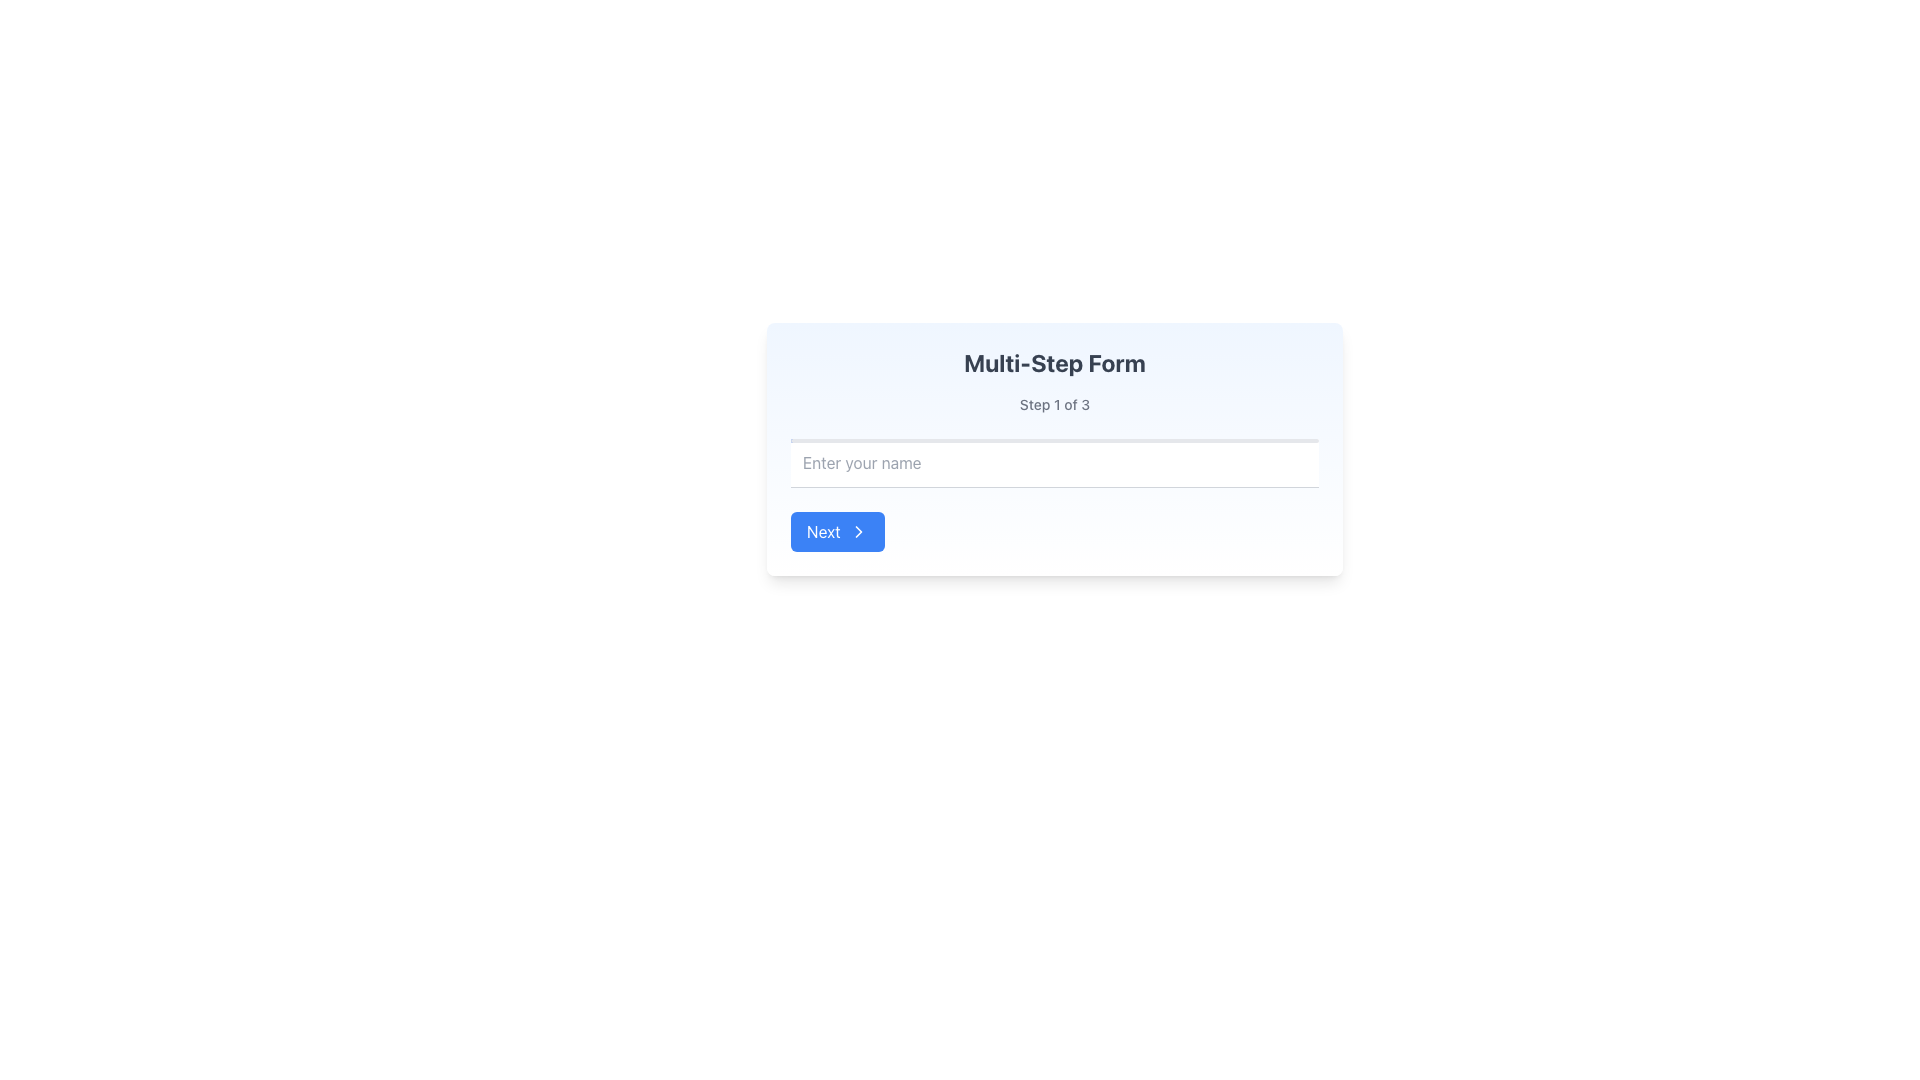 This screenshot has width=1920, height=1080. What do you see at coordinates (1054, 362) in the screenshot?
I see `the Header Text element, which serves as a title for the form located at the top of a rectangular card component, positioned above the subtitle 'Step 1 of 3'` at bounding box center [1054, 362].